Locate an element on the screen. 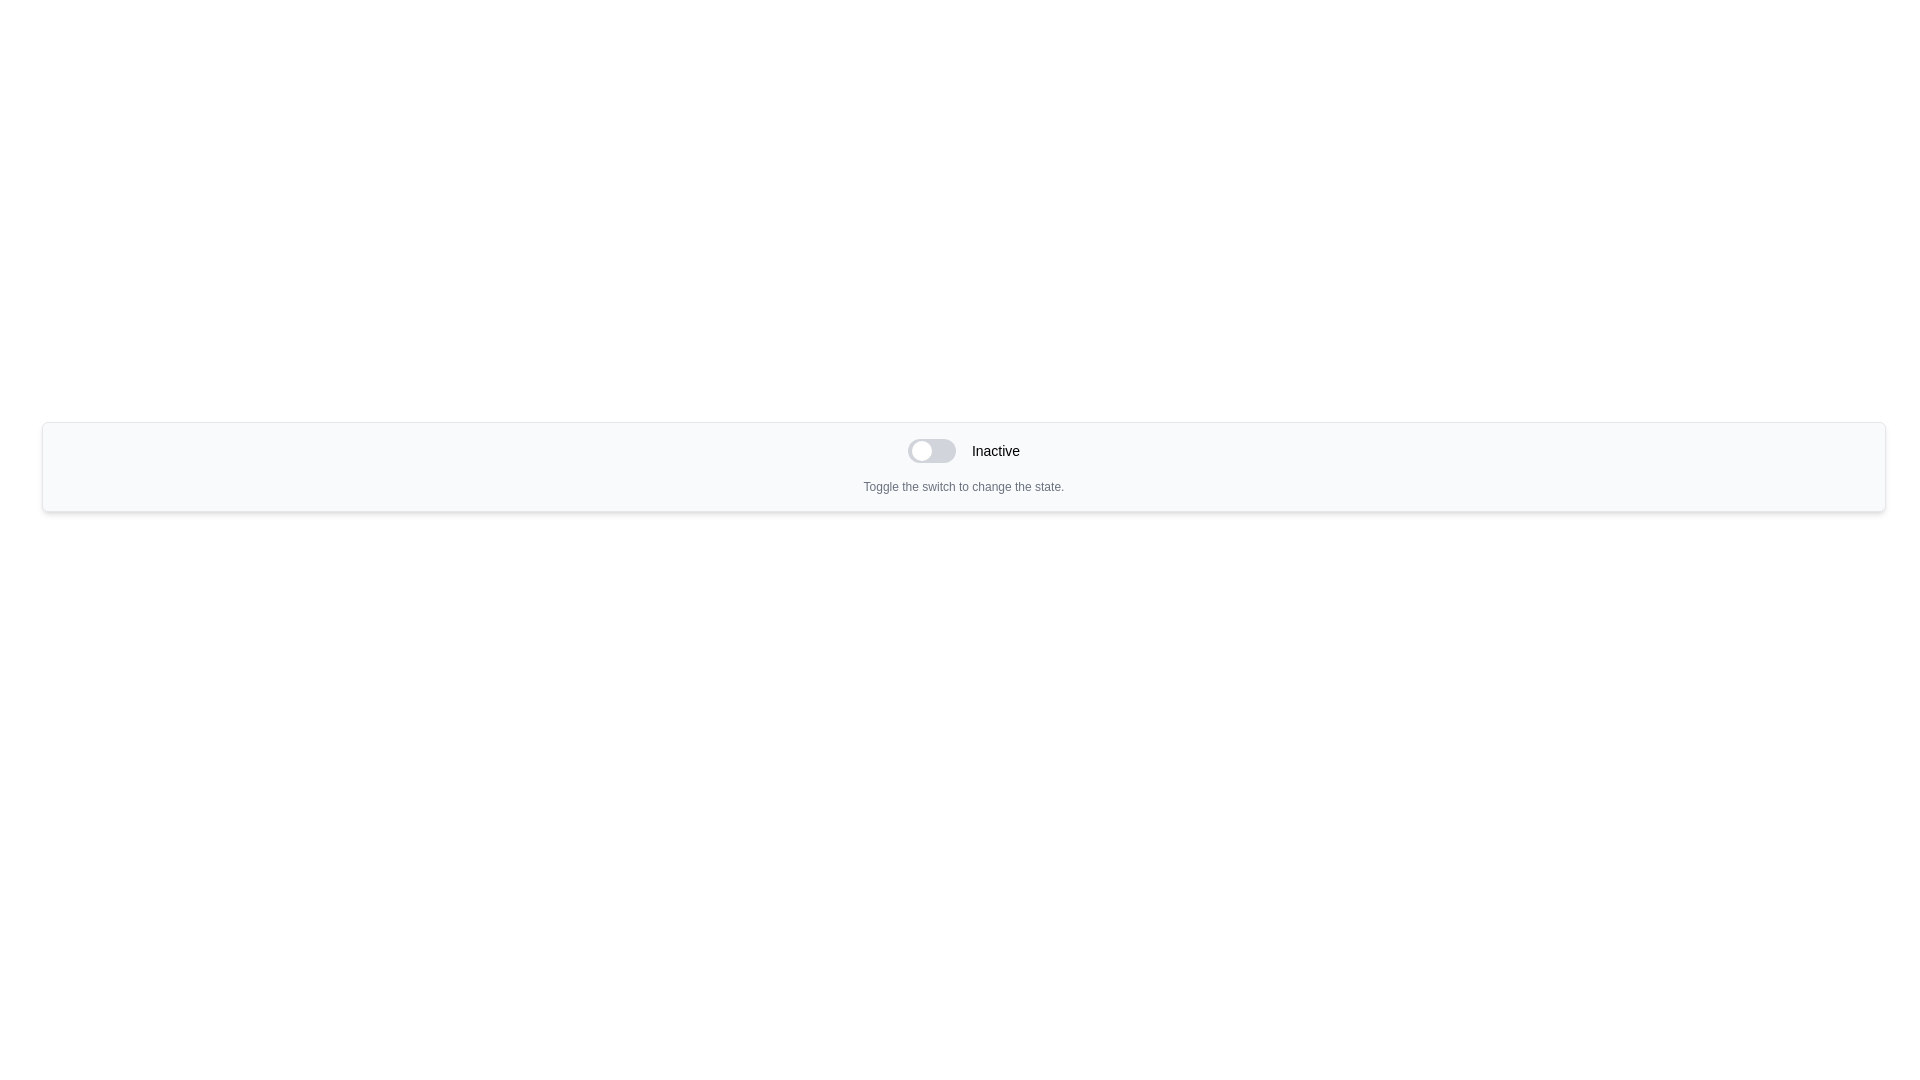 The width and height of the screenshot is (1920, 1080). the Text Label that reads 'Toggle the switch to change the state.' which is styled in a small, gray font and positioned below the toggle switch labeled 'Inactive' is located at coordinates (964, 486).